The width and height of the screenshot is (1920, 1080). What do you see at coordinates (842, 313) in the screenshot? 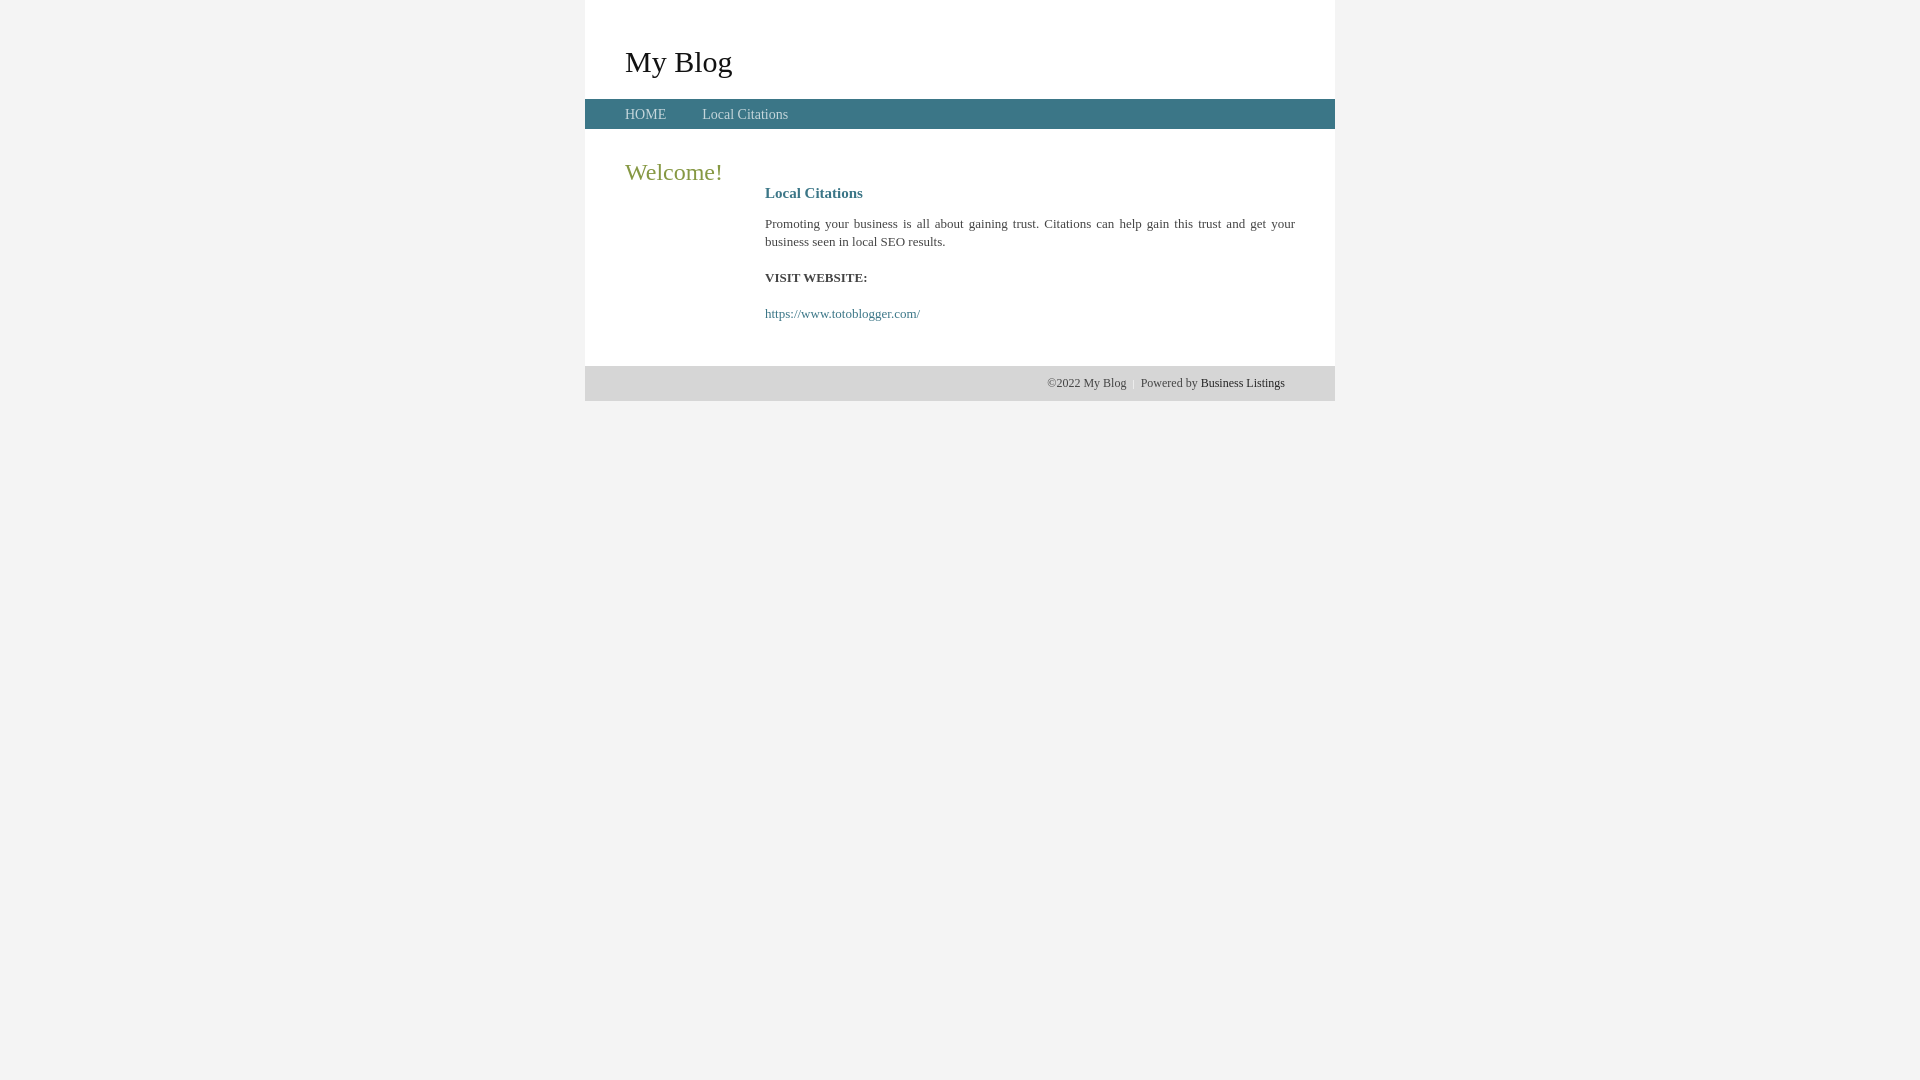
I see `'https://www.totoblogger.com/'` at bounding box center [842, 313].